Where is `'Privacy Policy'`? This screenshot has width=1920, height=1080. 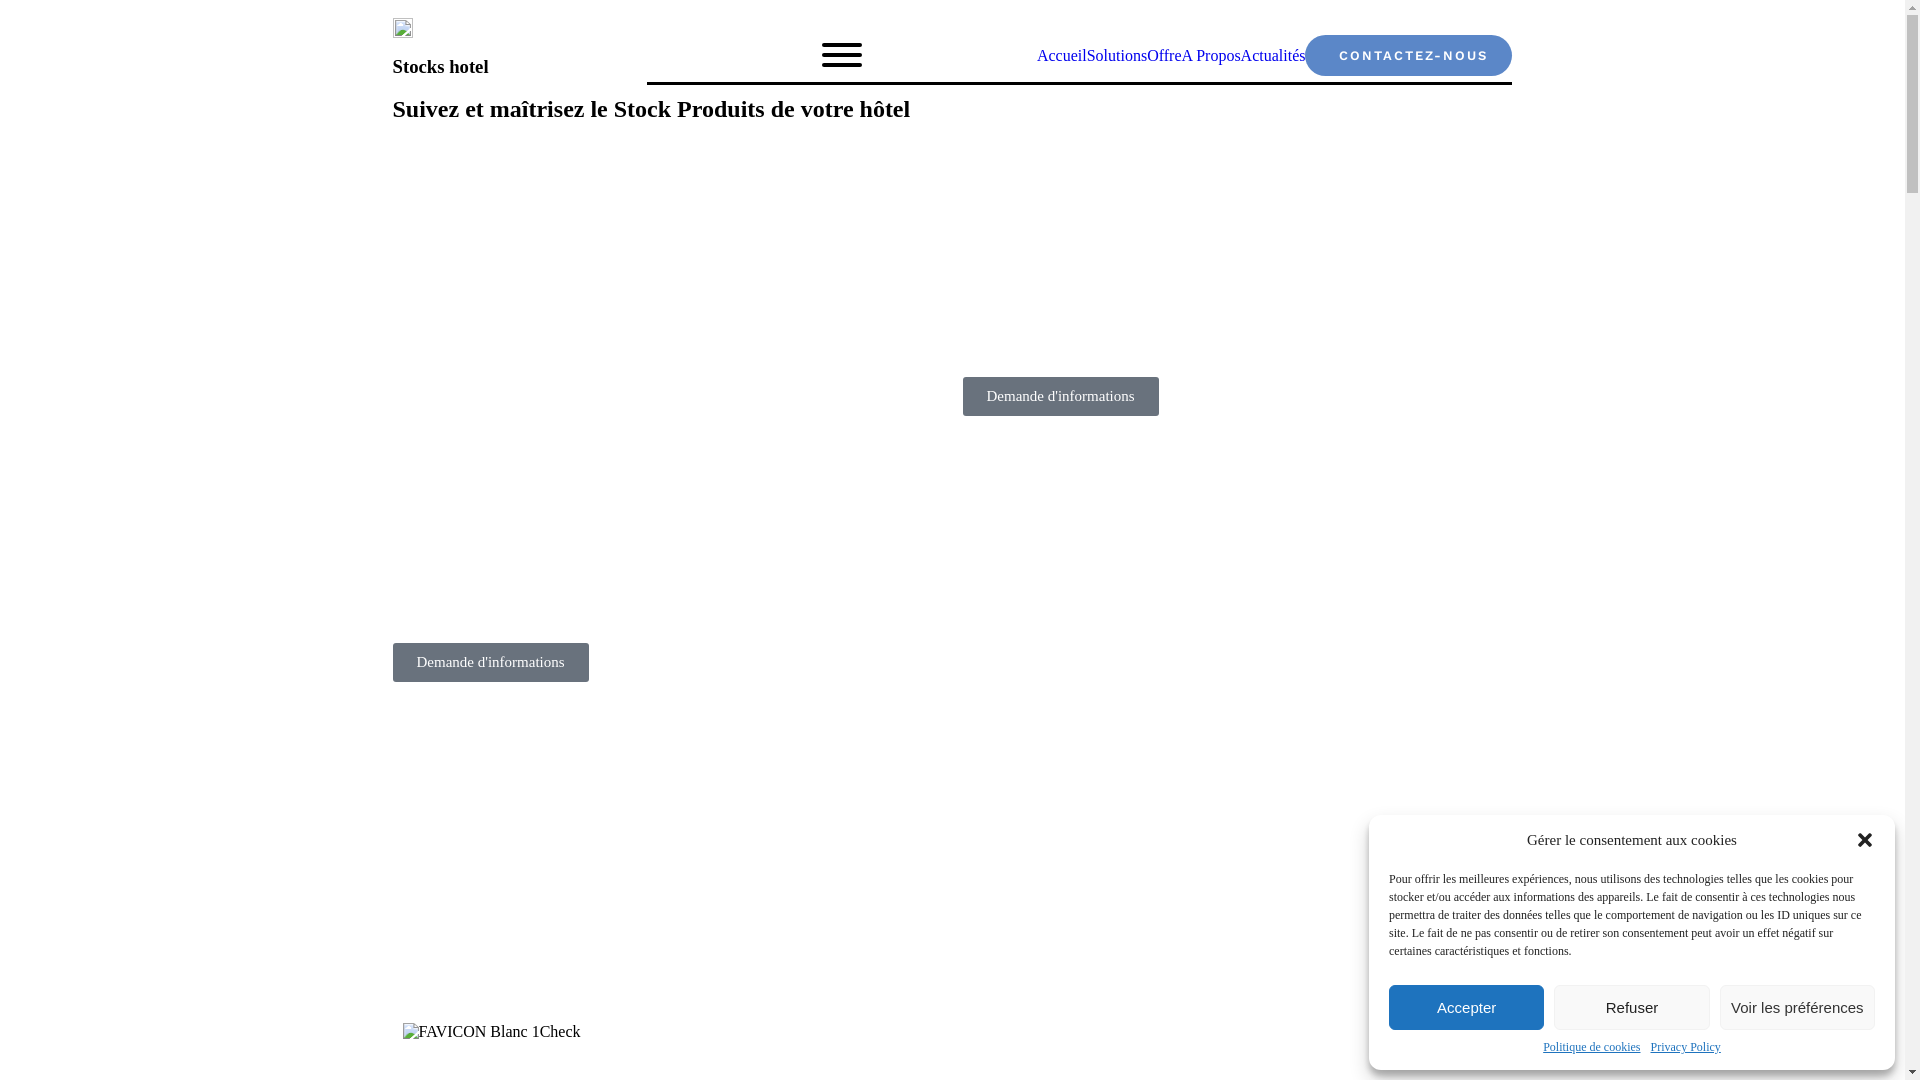 'Privacy Policy' is located at coordinates (1683, 1046).